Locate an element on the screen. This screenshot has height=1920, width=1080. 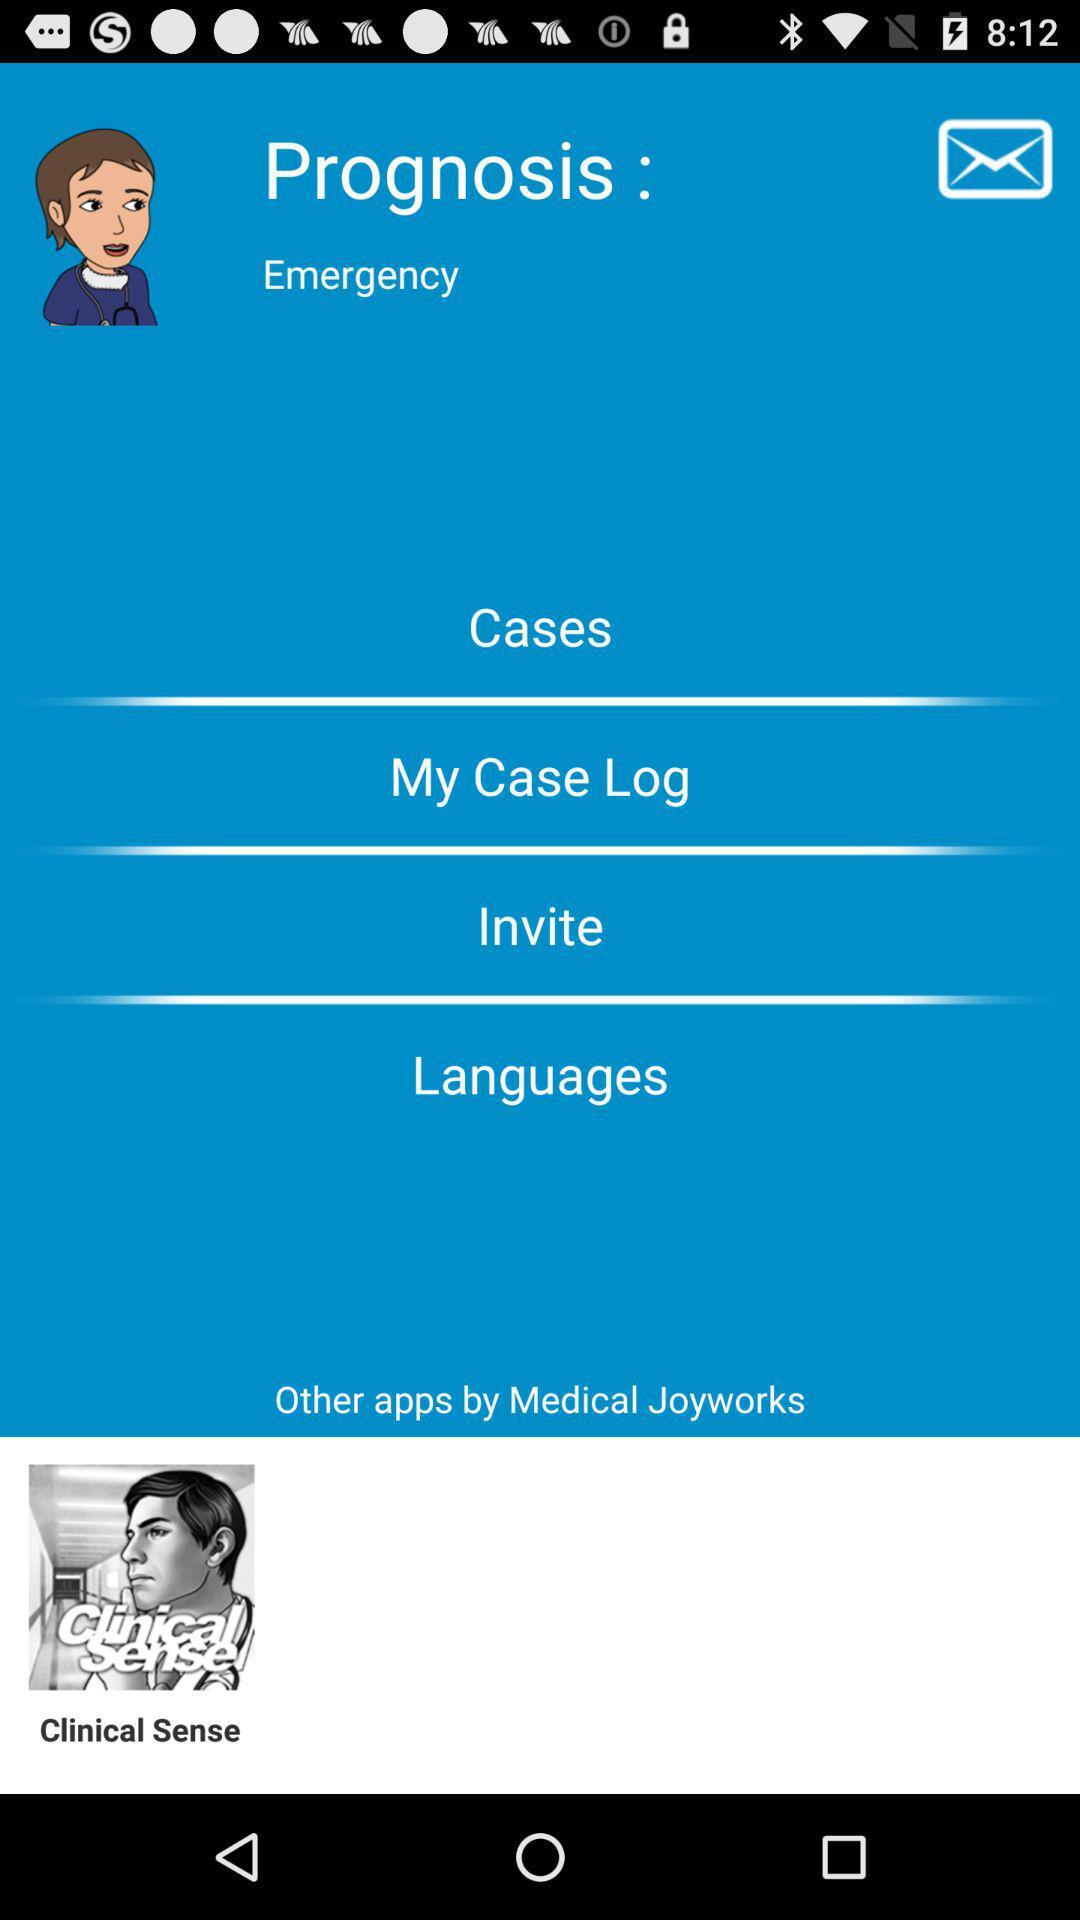
clinical sense is located at coordinates (140, 1577).